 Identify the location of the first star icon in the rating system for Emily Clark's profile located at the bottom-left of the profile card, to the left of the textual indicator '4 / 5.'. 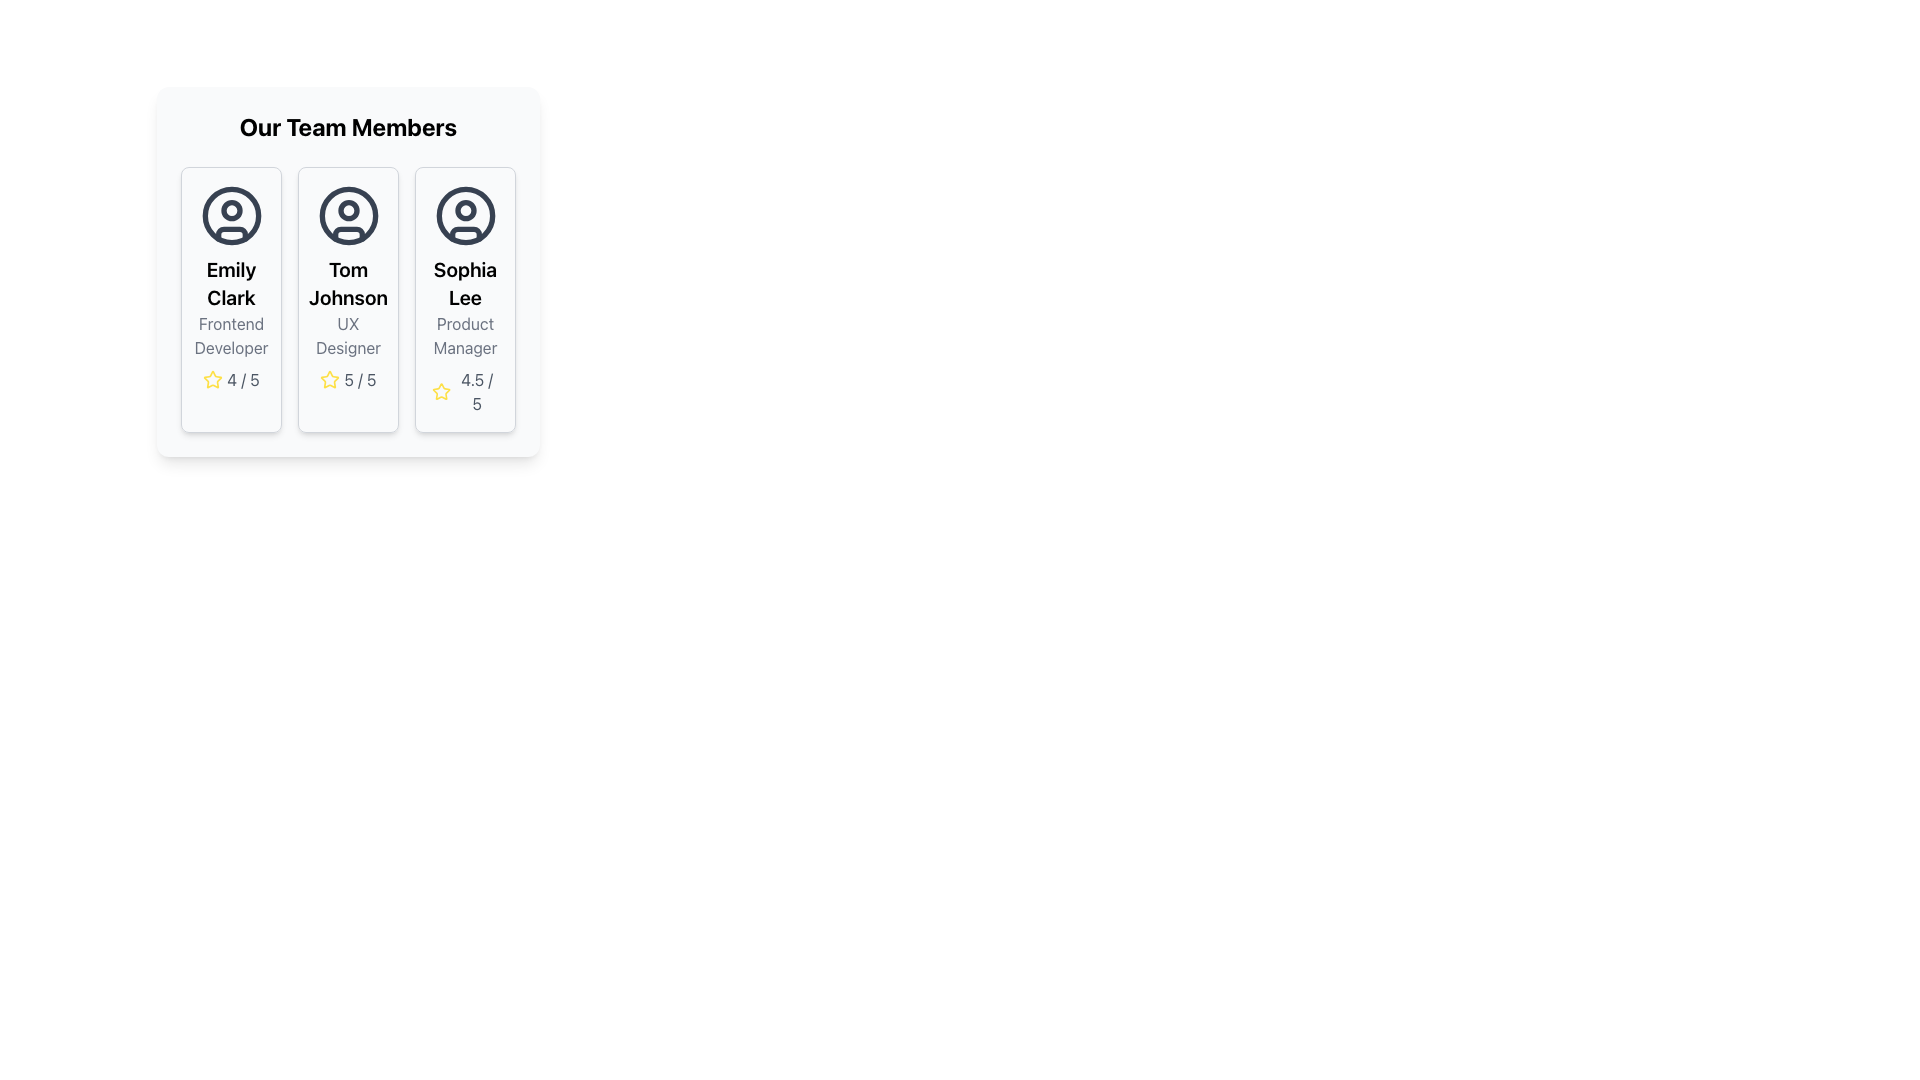
(213, 380).